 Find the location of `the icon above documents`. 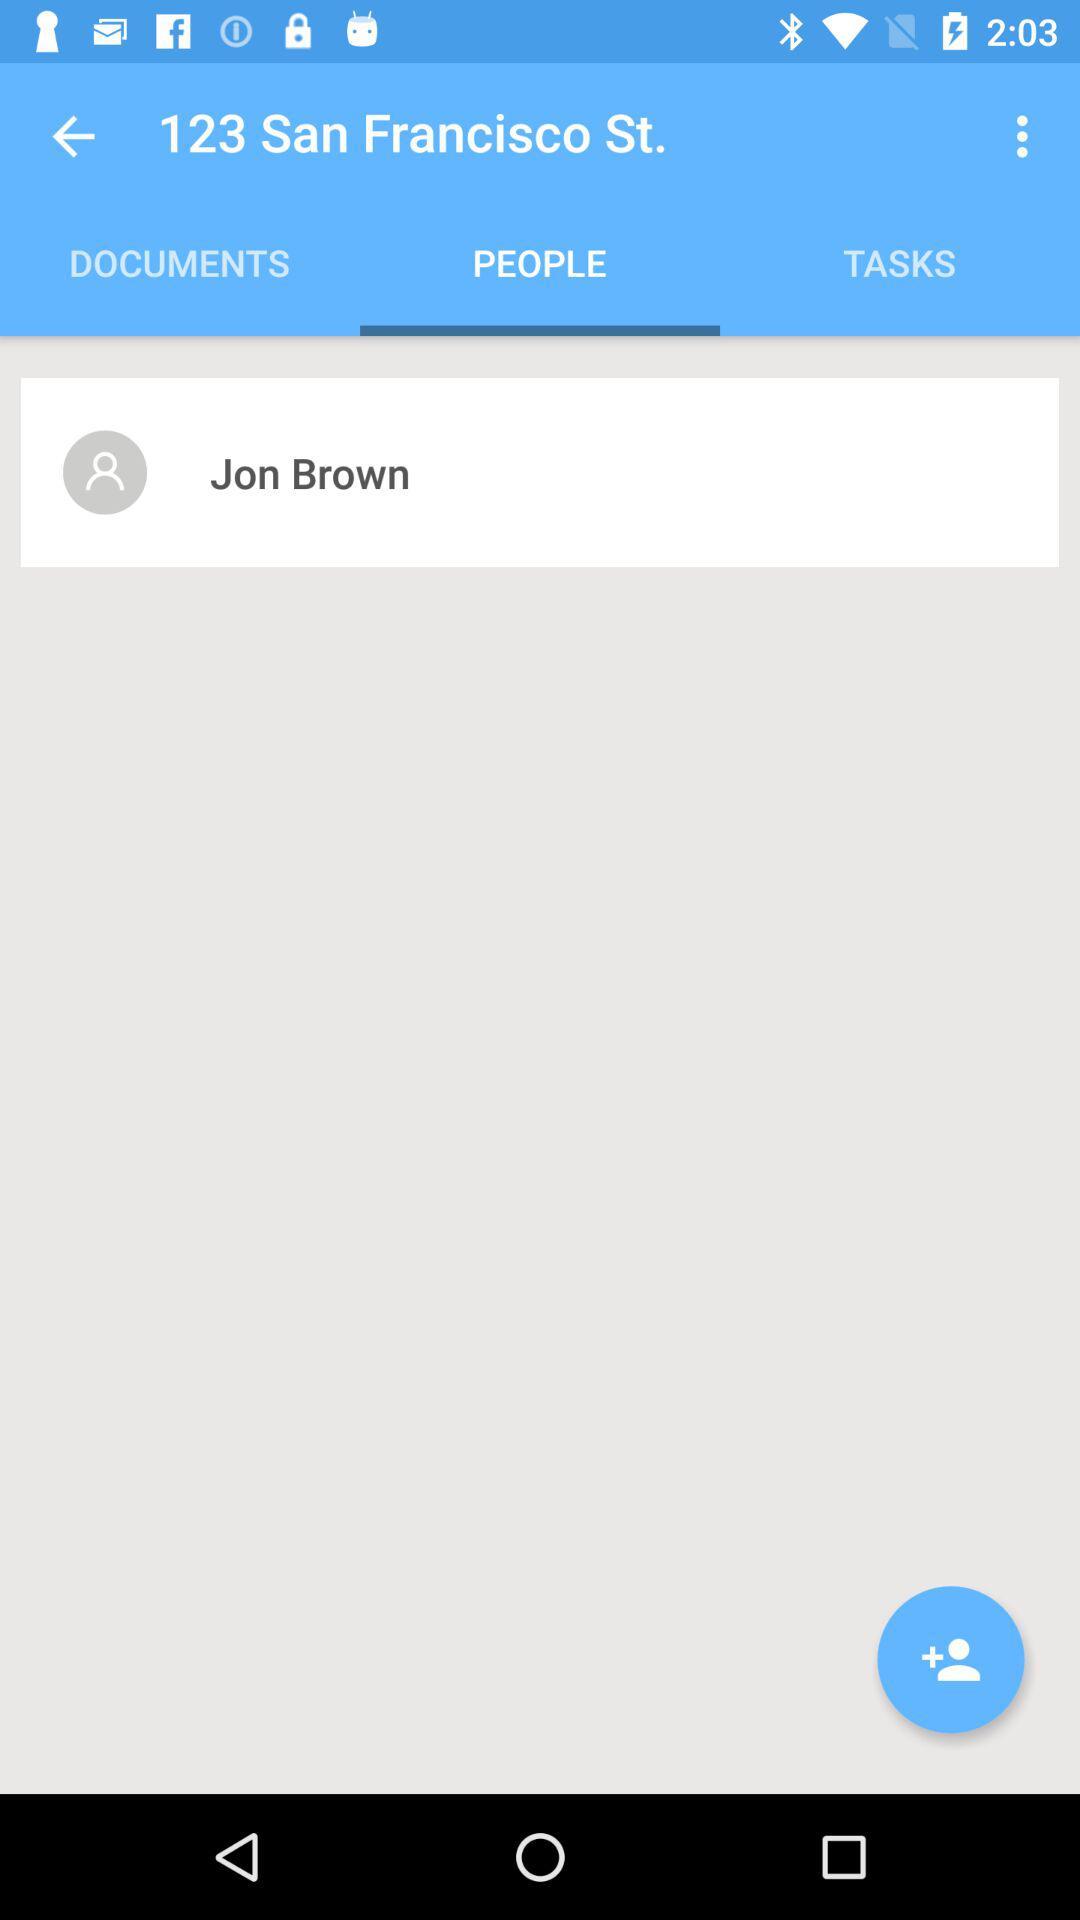

the icon above documents is located at coordinates (72, 135).